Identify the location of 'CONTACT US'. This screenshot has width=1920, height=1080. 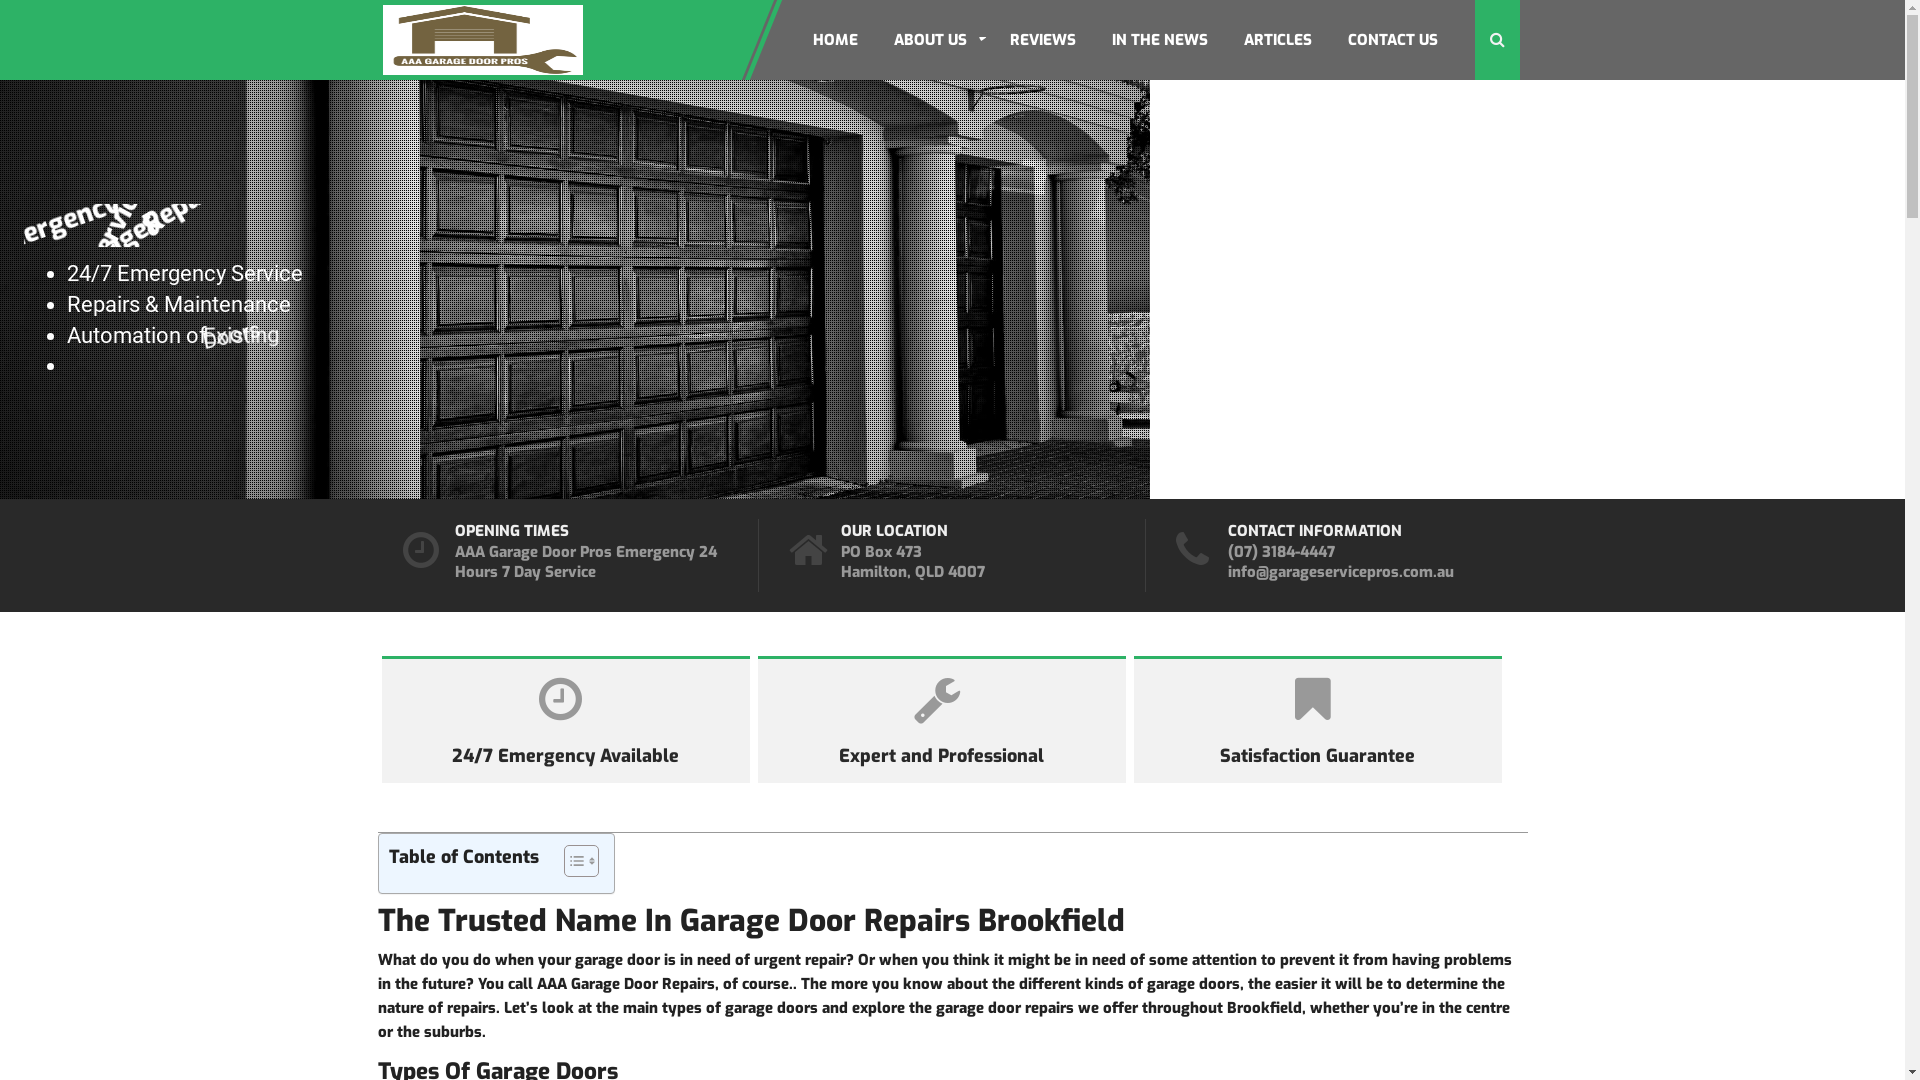
(1391, 40).